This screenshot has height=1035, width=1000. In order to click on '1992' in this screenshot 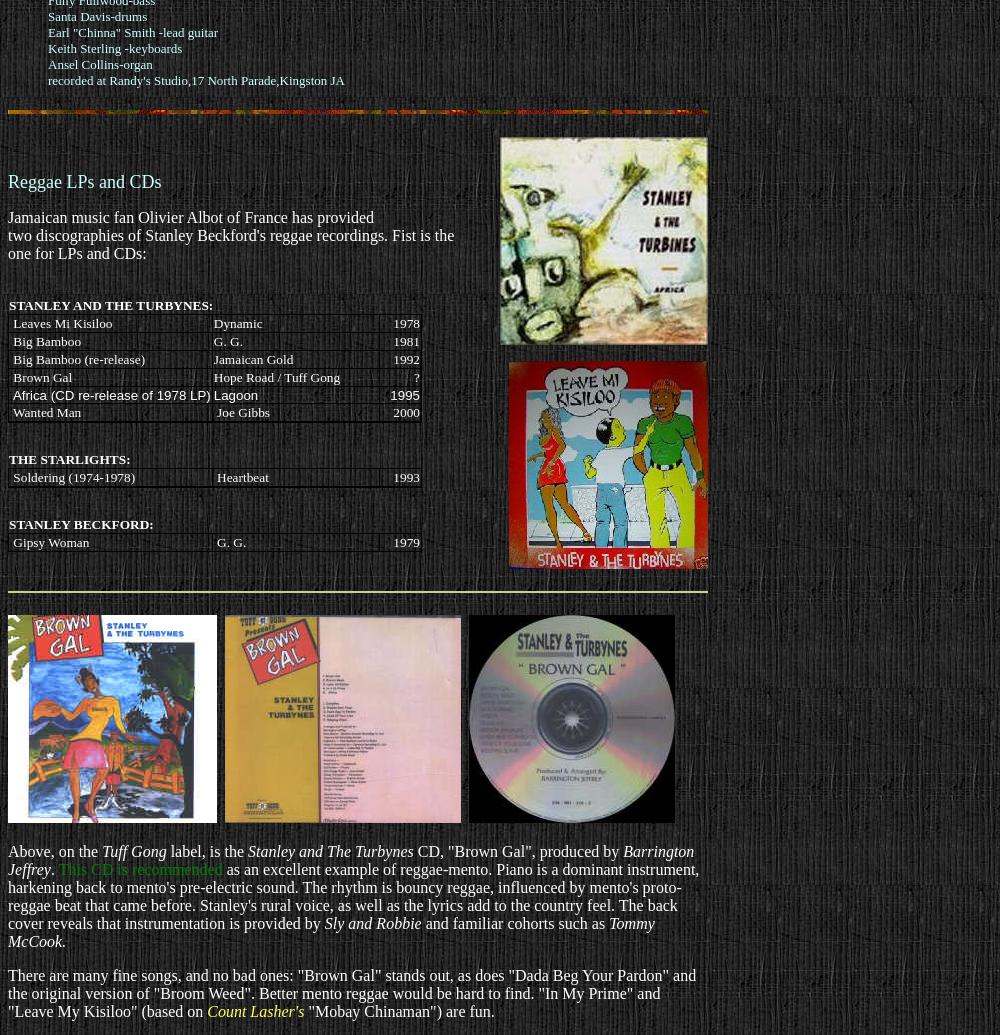, I will do `click(393, 358)`.